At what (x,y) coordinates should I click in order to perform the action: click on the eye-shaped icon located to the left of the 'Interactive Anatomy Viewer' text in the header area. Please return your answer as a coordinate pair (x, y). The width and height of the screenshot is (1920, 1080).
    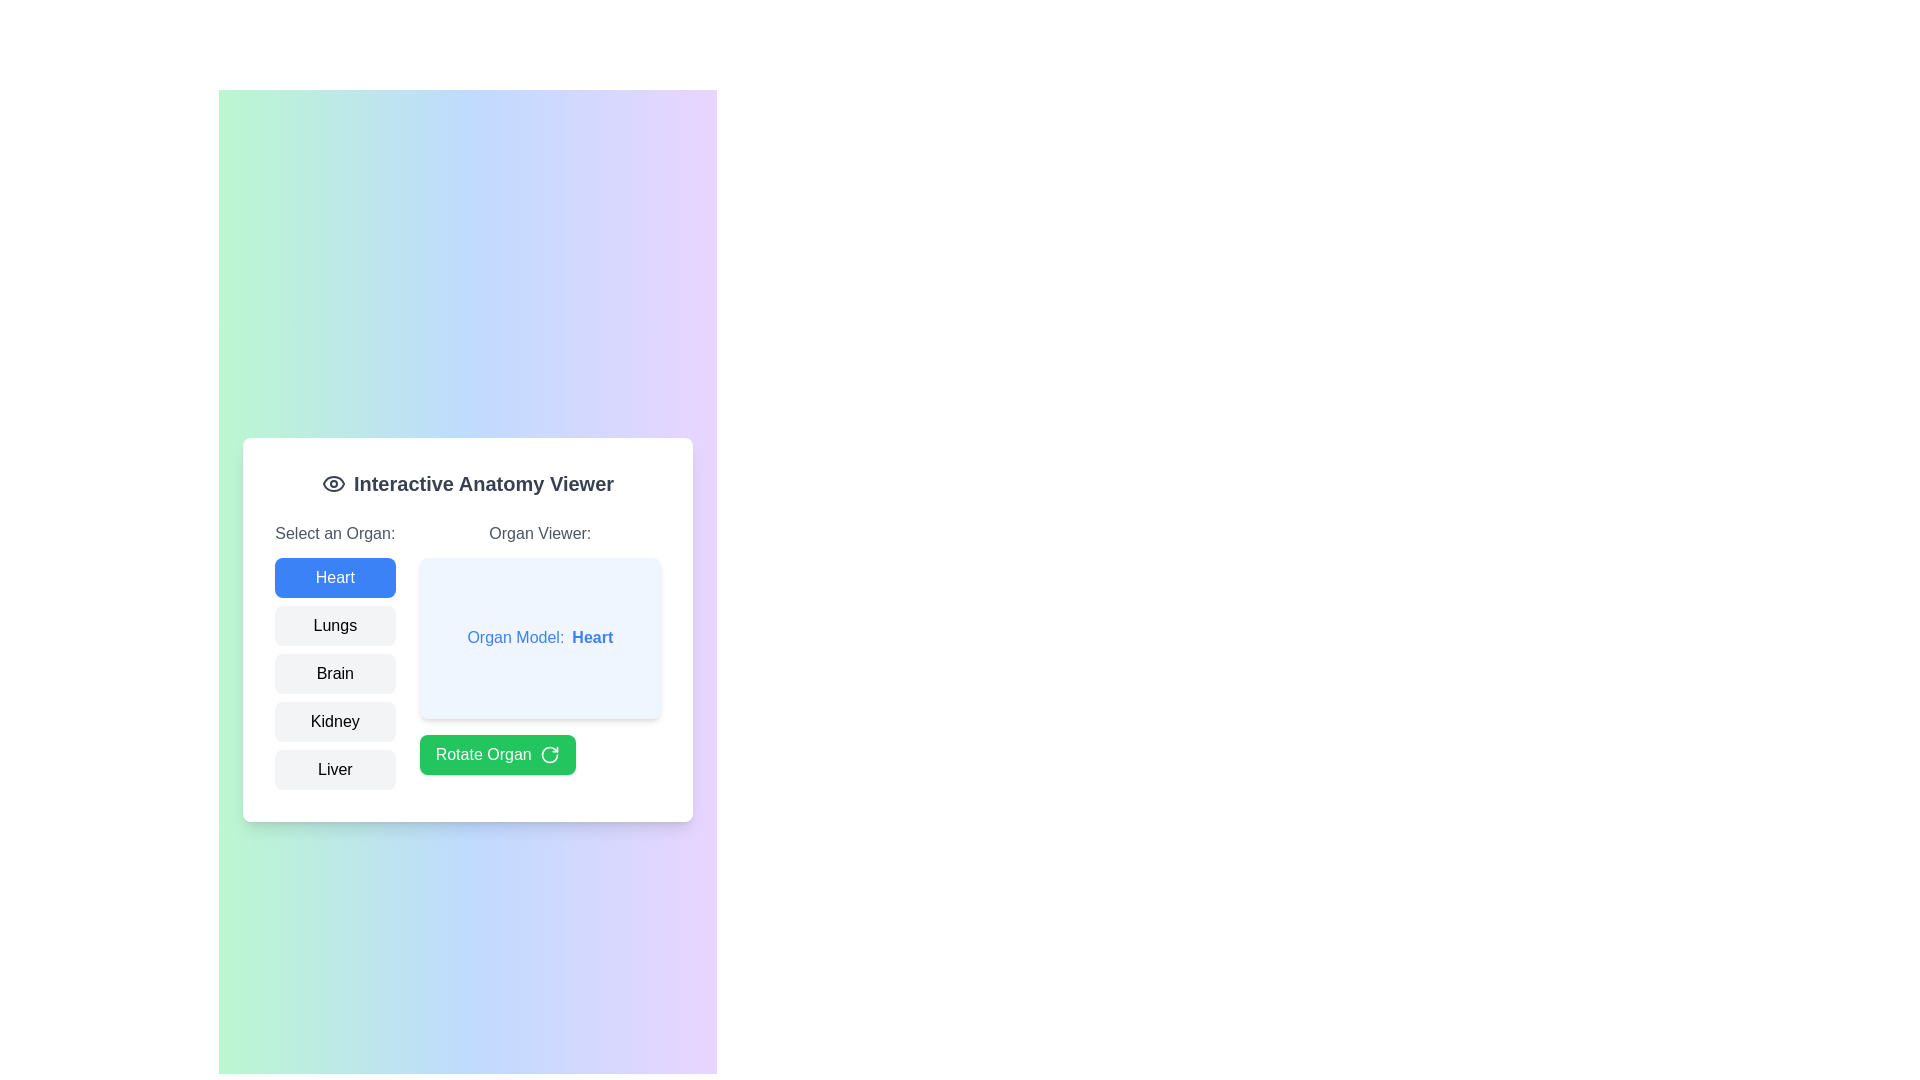
    Looking at the image, I should click on (333, 483).